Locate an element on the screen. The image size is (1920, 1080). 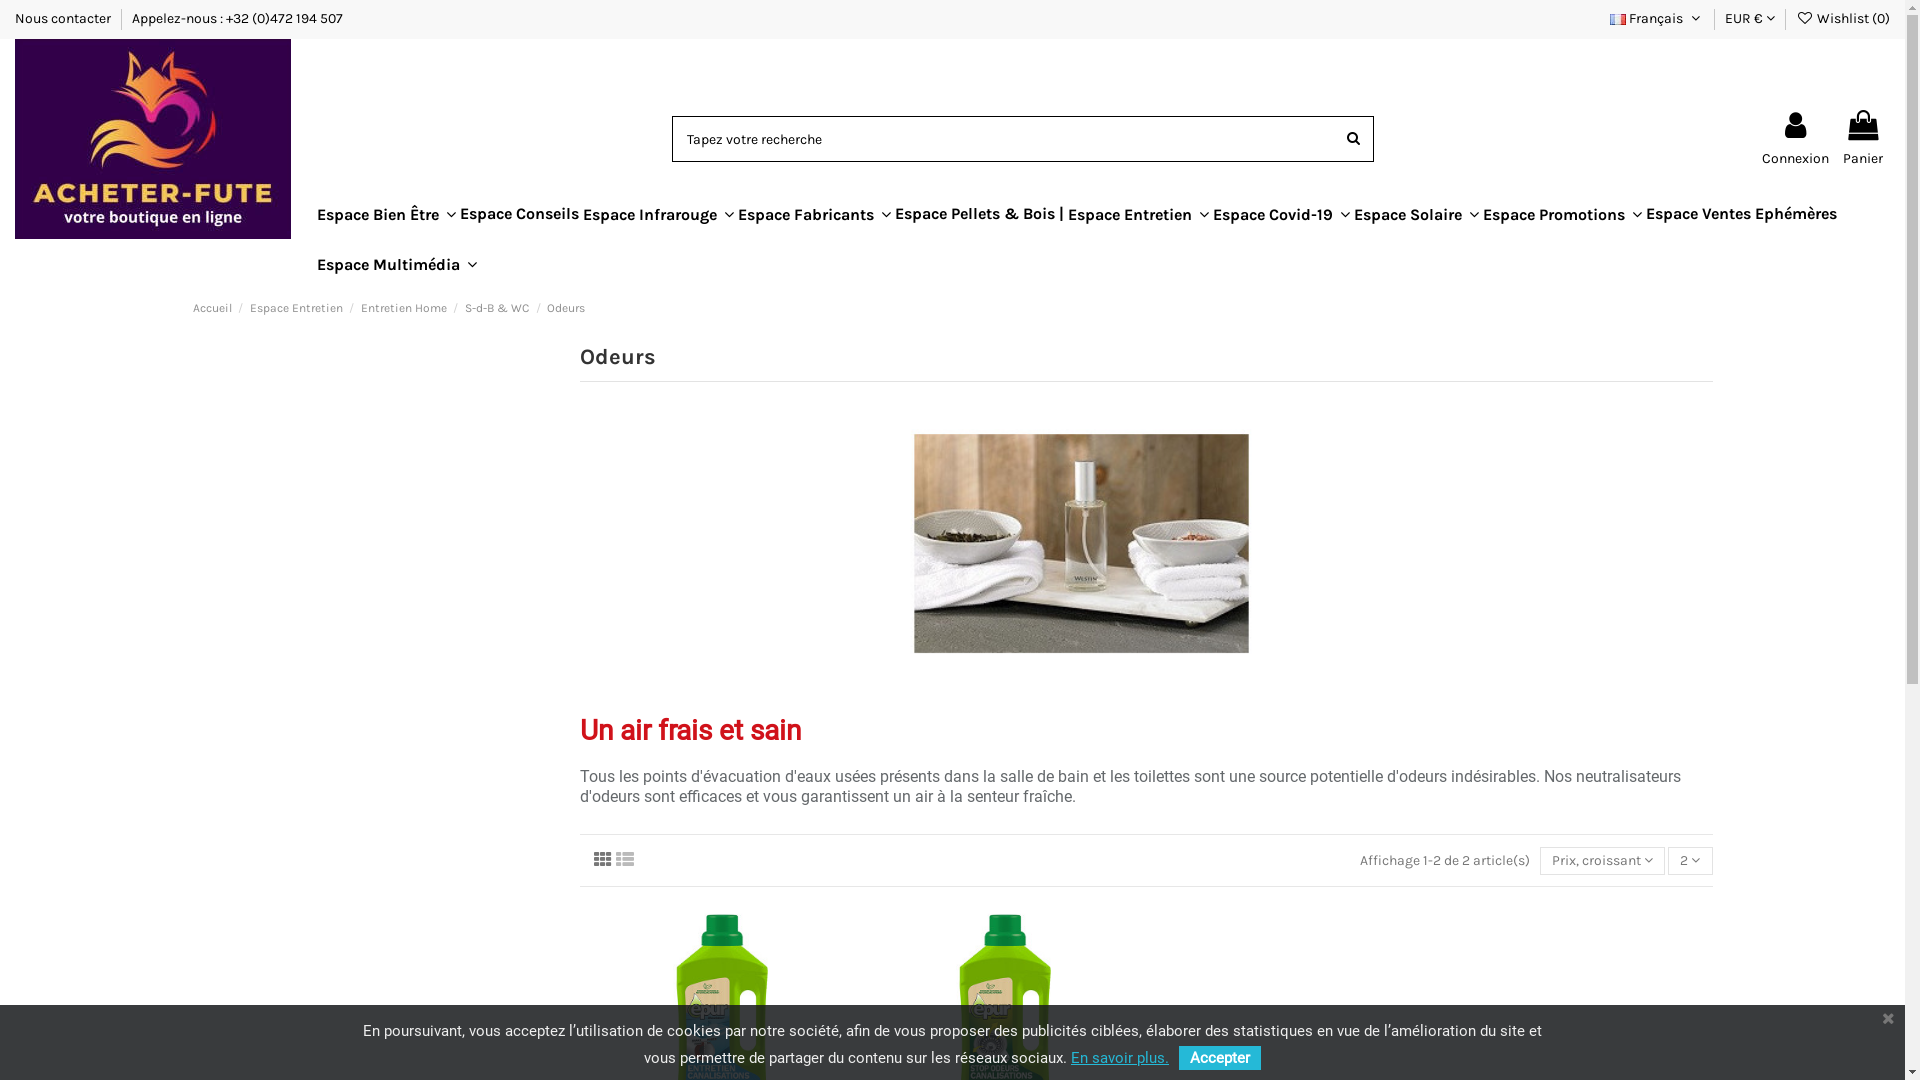
'Espace Fabricants' is located at coordinates (814, 213).